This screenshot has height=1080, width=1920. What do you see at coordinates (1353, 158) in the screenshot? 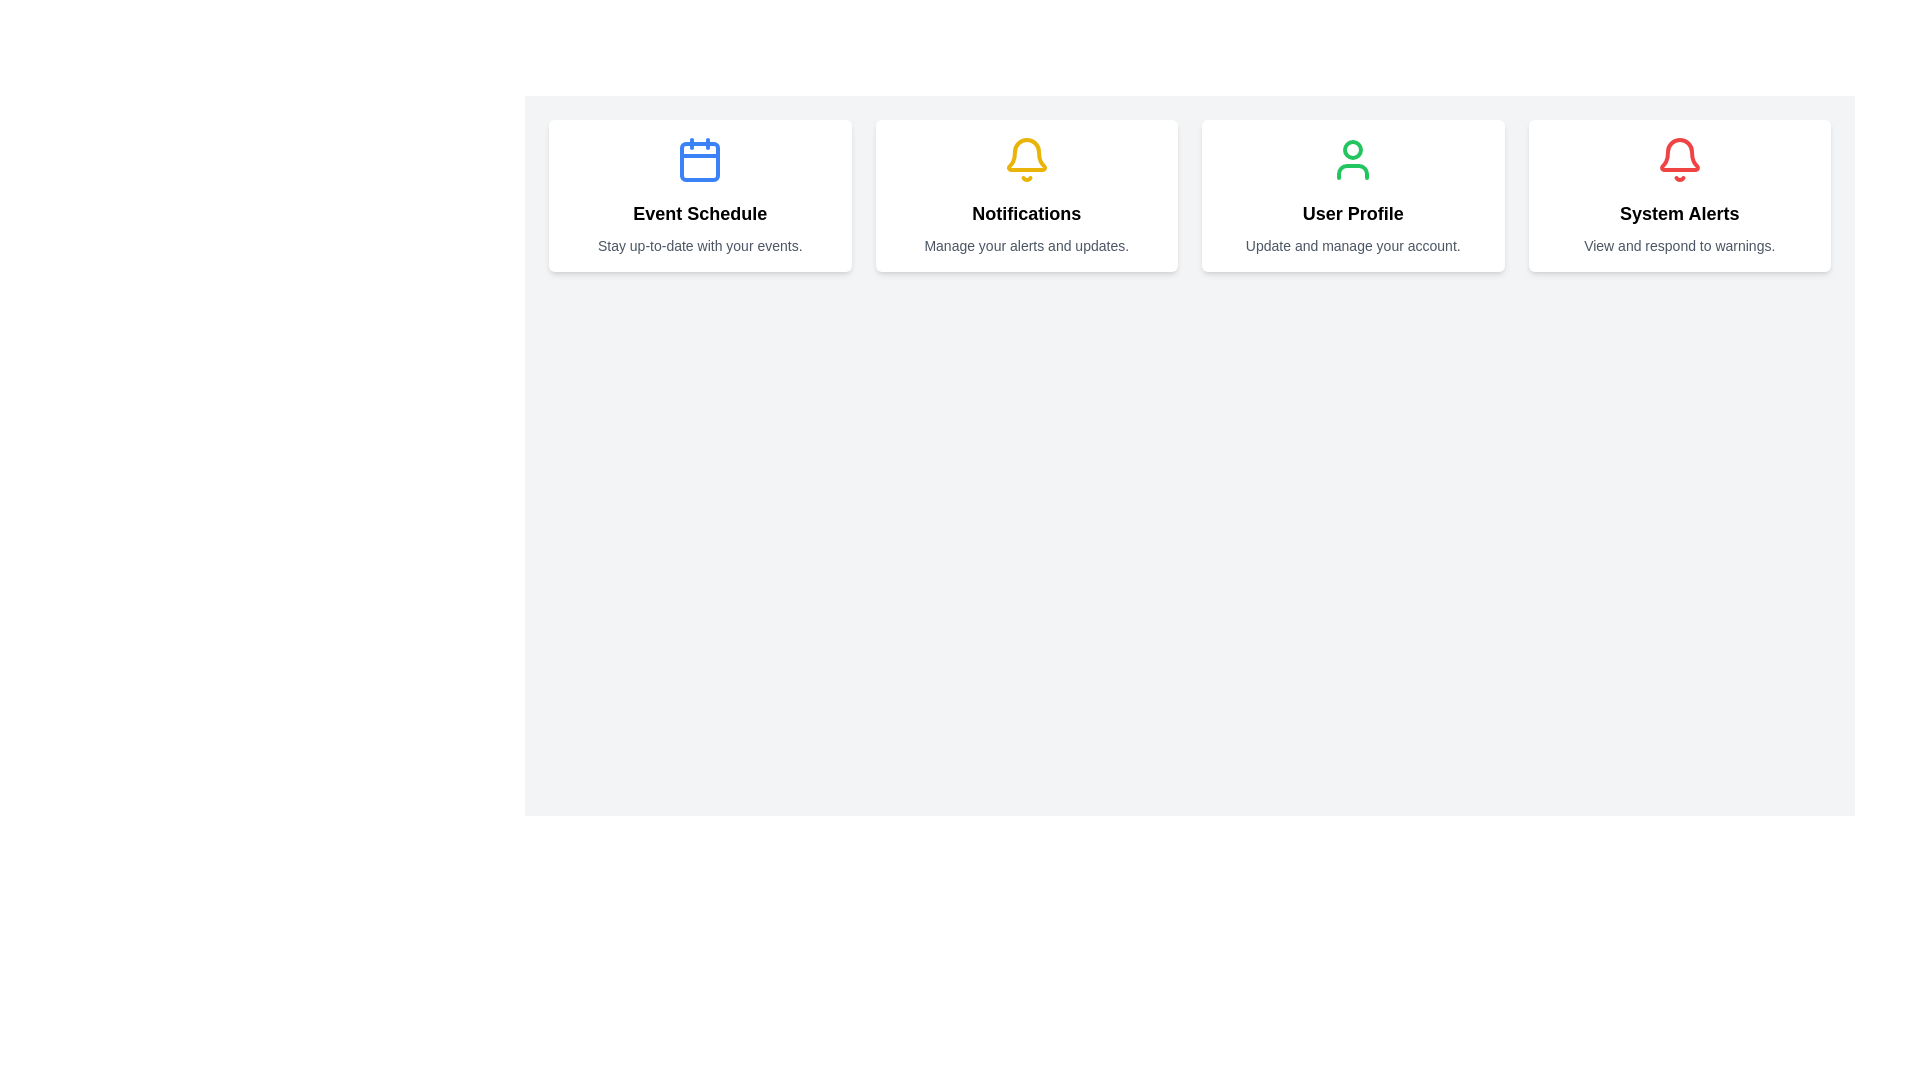
I see `the green user profile icon located at the upper center of the 'User Profile' card in the grid layout` at bounding box center [1353, 158].